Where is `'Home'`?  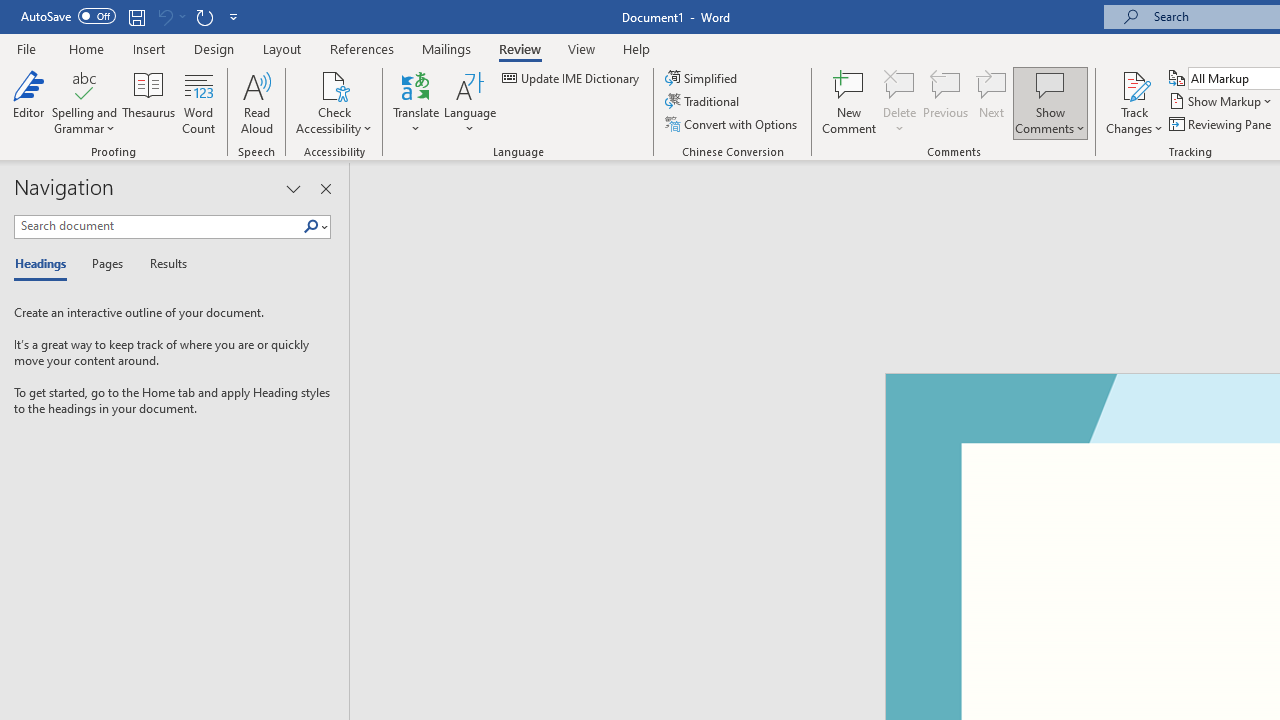
'Home' is located at coordinates (85, 48).